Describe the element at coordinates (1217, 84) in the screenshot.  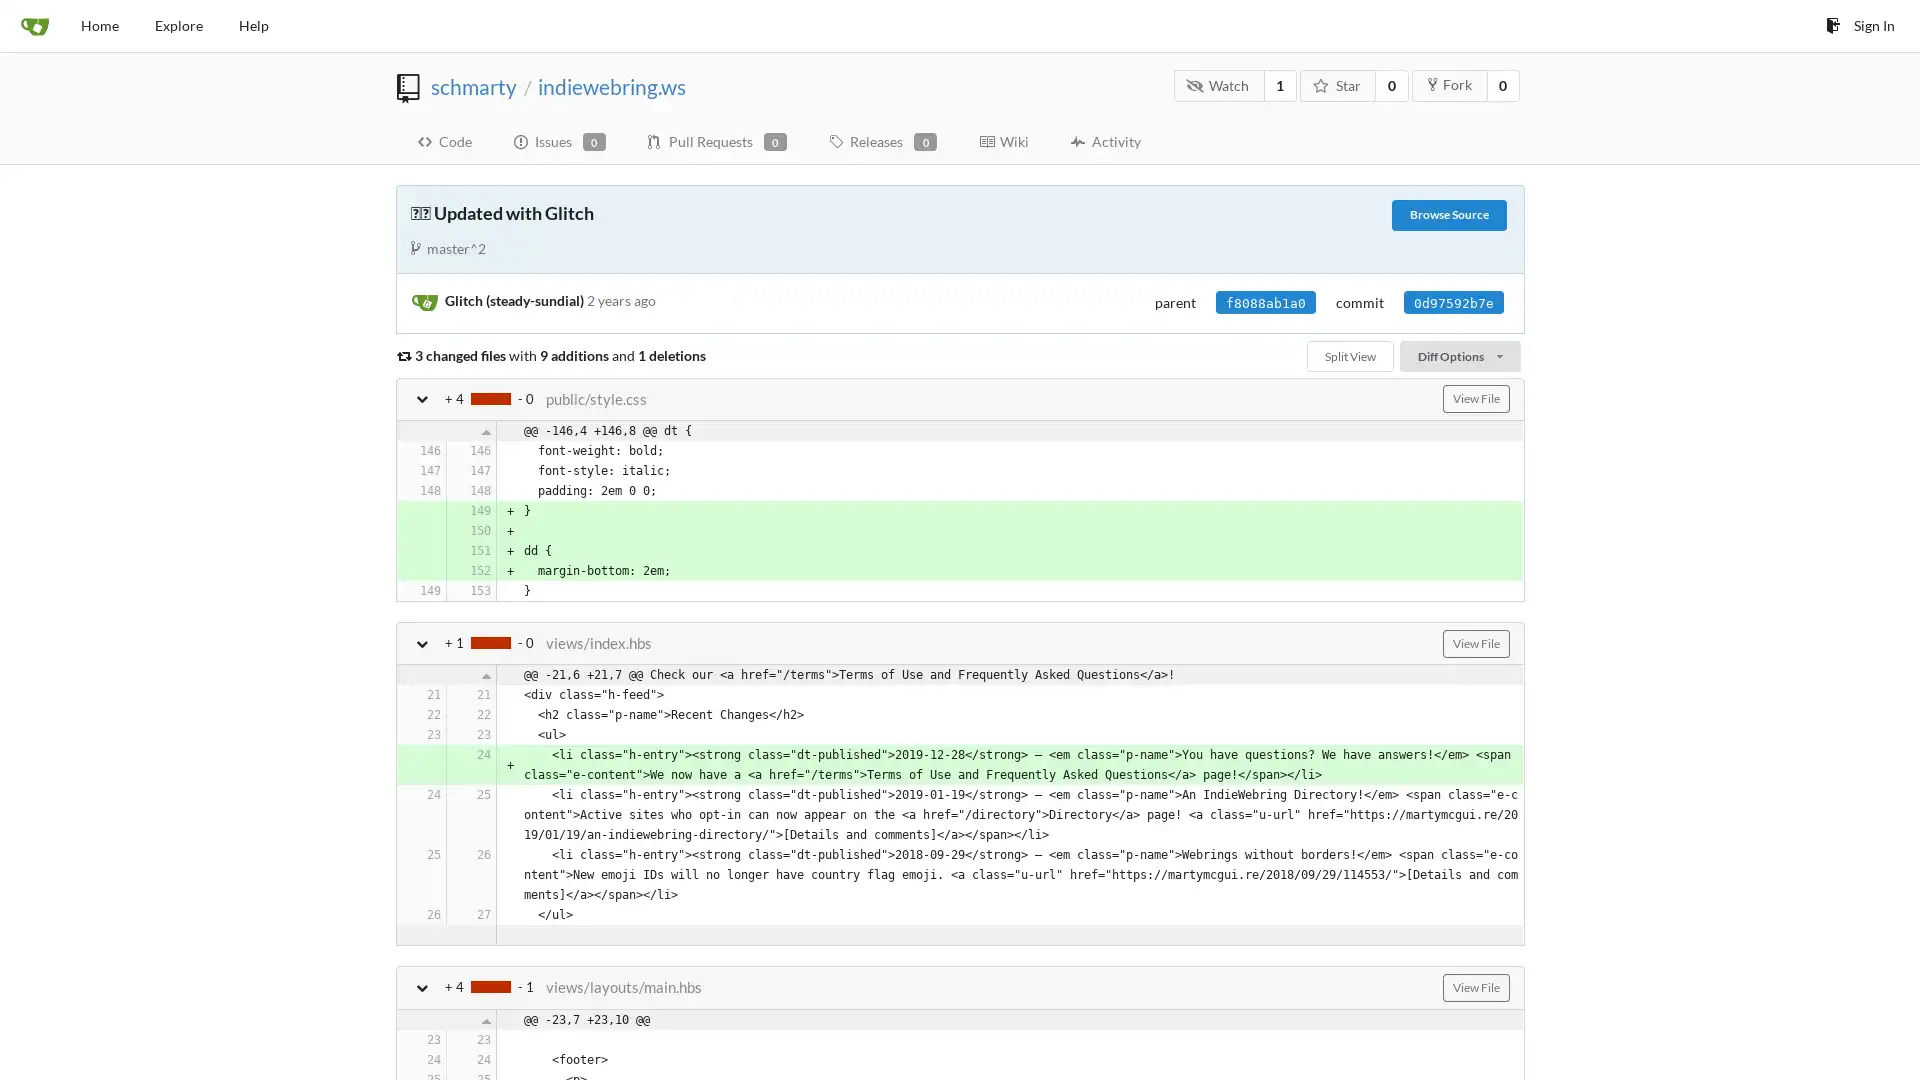
I see `Watch` at that location.